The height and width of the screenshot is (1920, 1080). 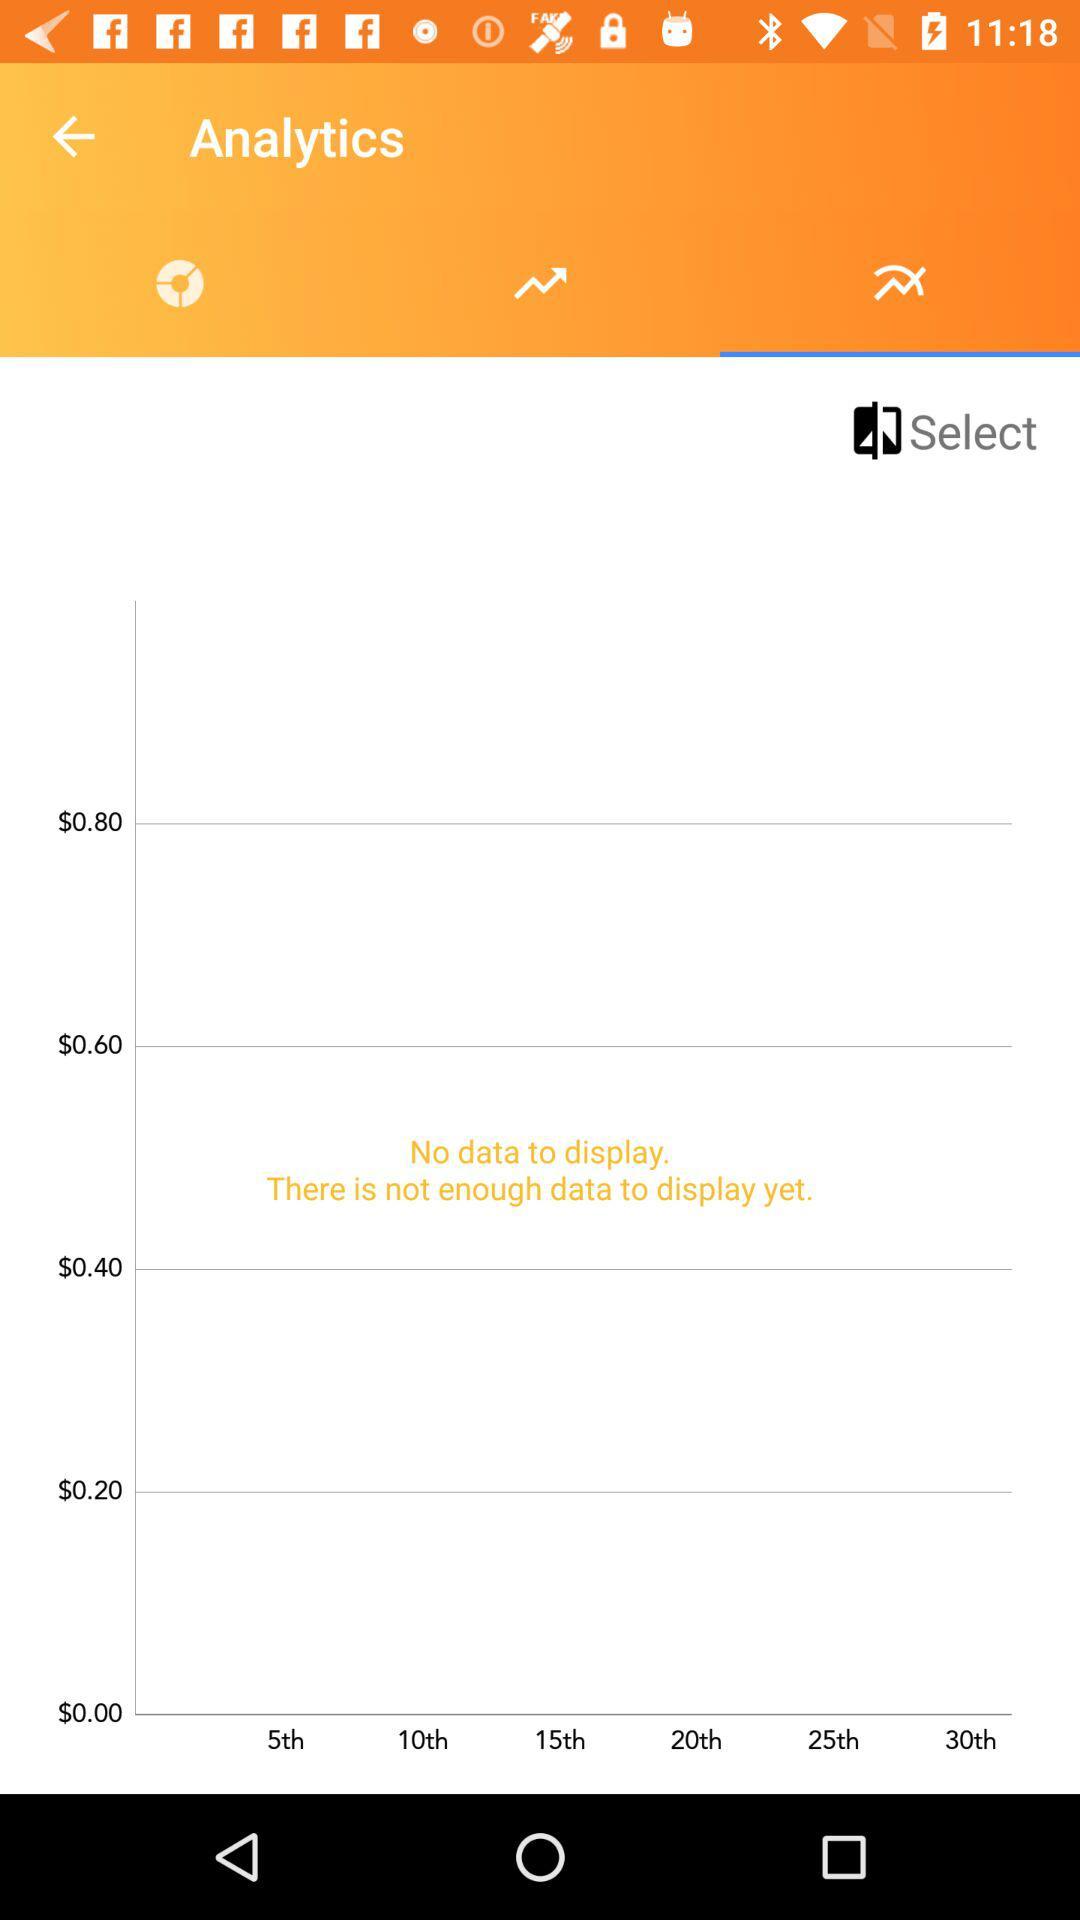 I want to click on the icon next to the analytics icon, so click(x=72, y=135).